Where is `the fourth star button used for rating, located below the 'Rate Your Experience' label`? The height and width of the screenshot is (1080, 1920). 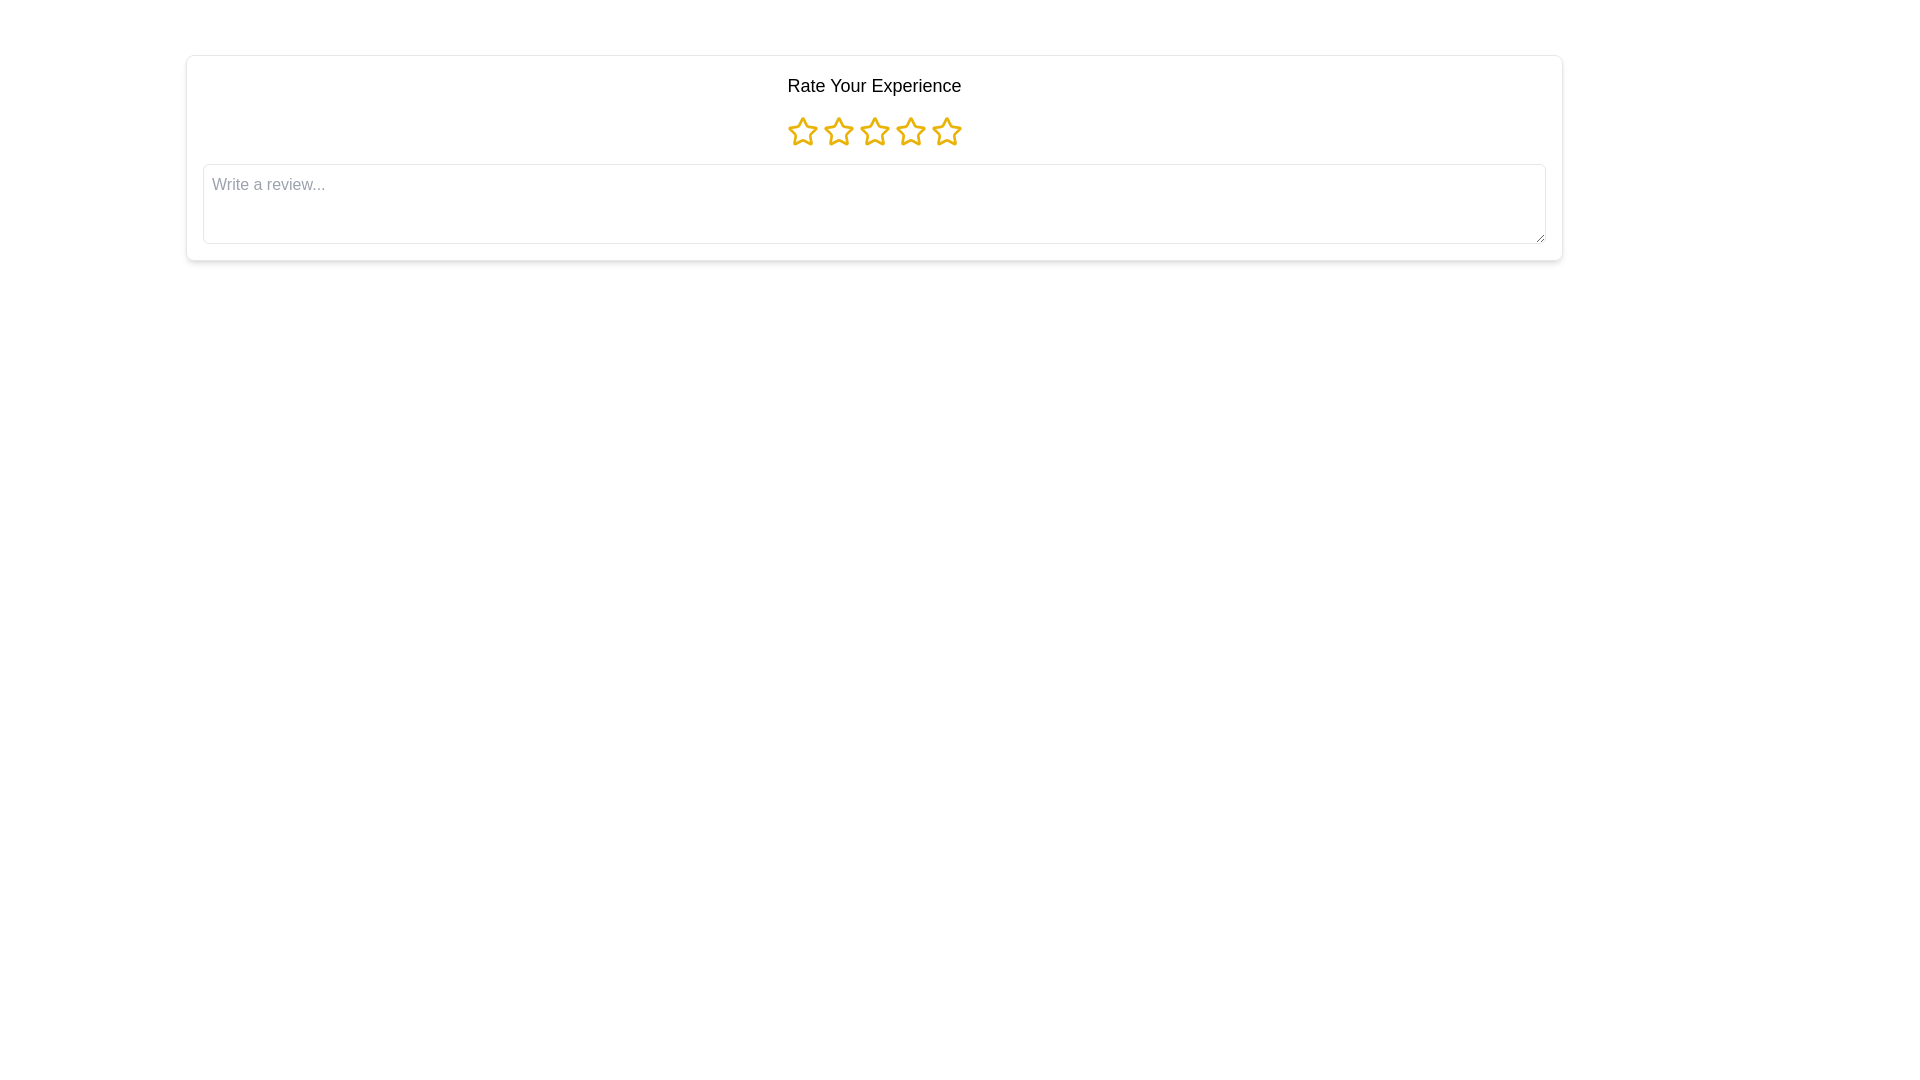
the fourth star button used for rating, located below the 'Rate Your Experience' label is located at coordinates (909, 131).